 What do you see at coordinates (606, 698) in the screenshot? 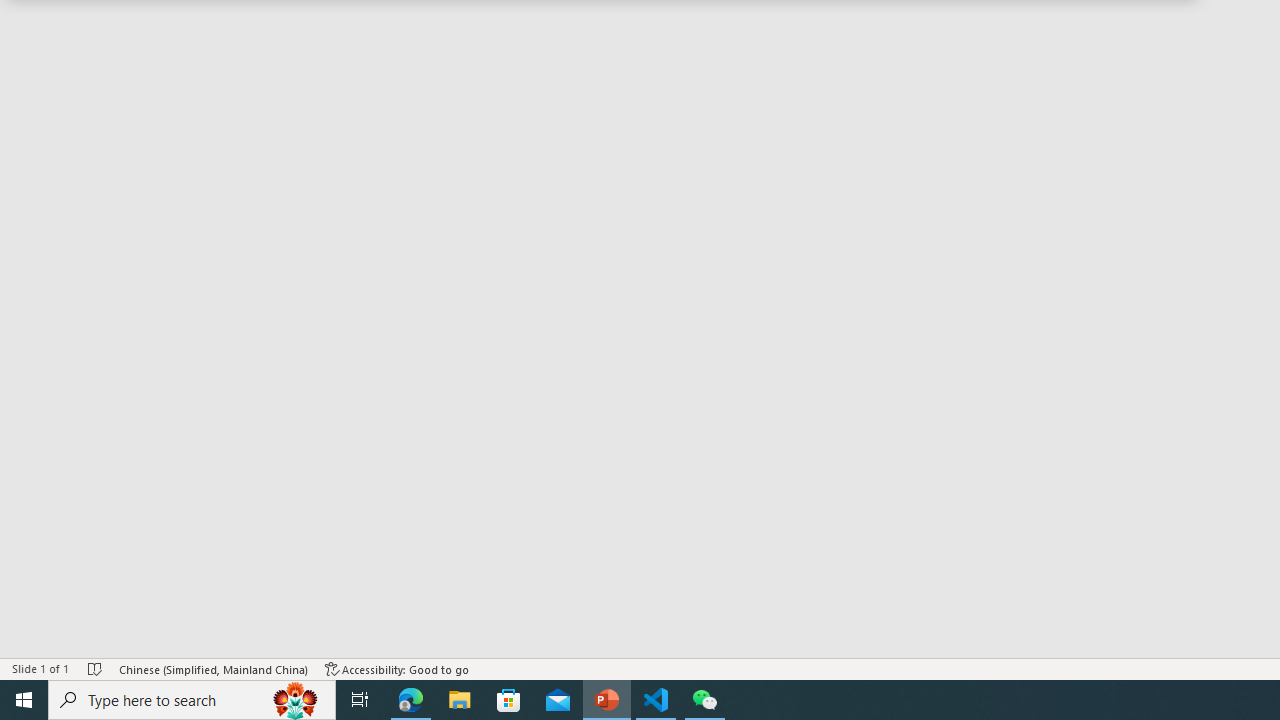
I see `'PowerPoint - 1 running window'` at bounding box center [606, 698].